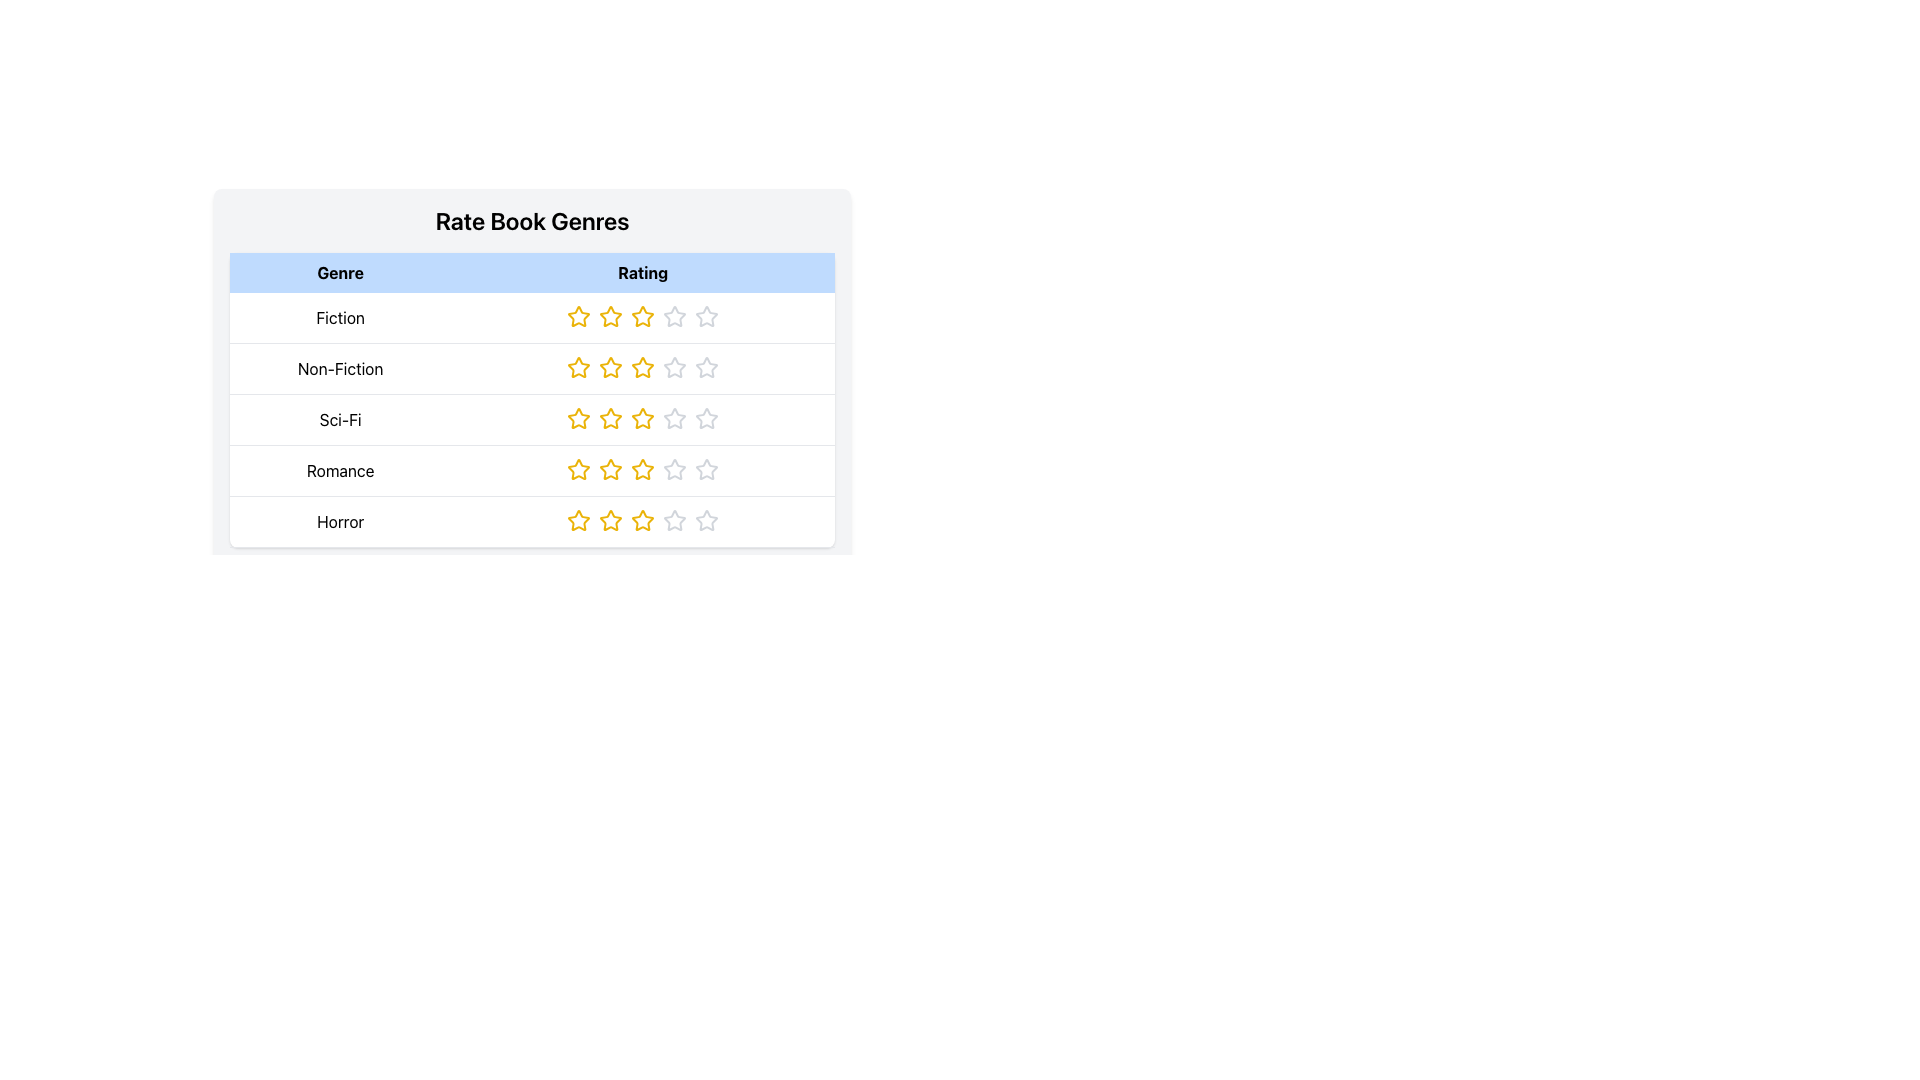 The height and width of the screenshot is (1080, 1920). I want to click on the second star in the rating scale, so click(610, 315).